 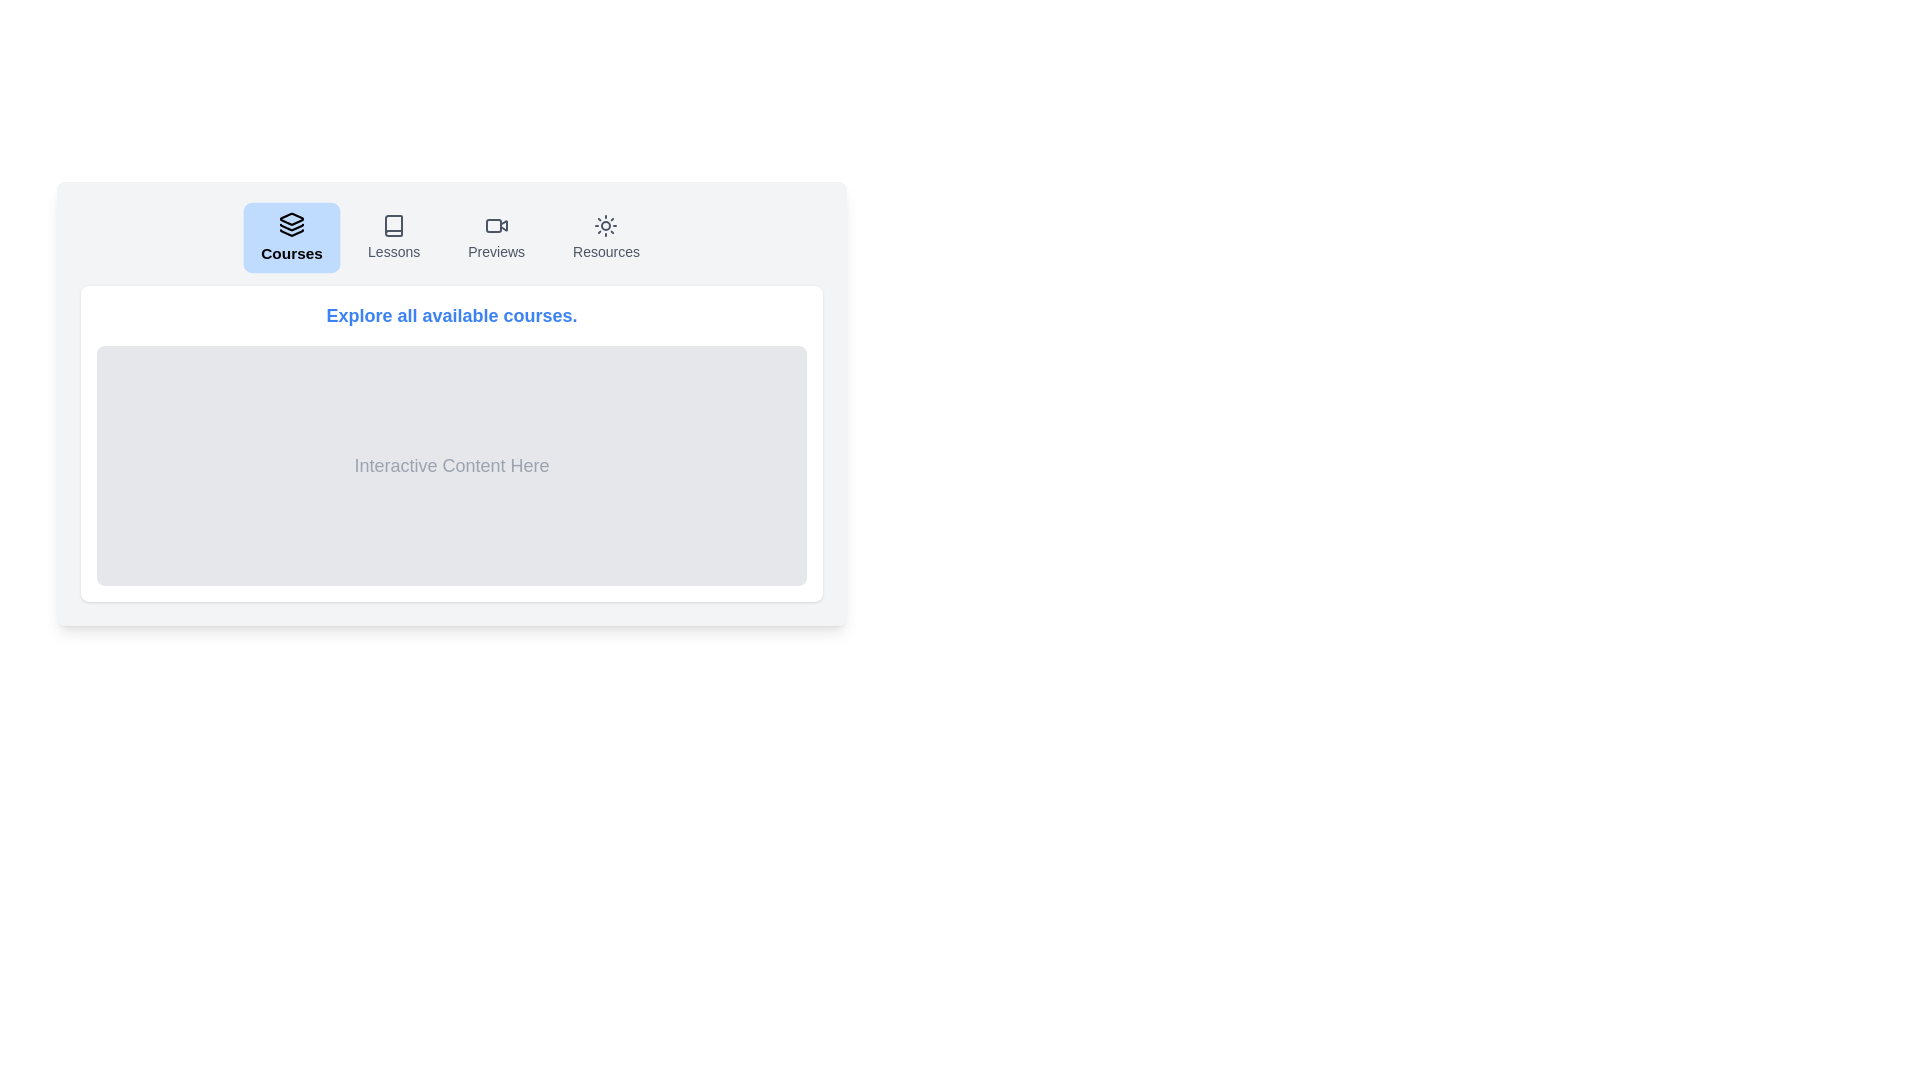 What do you see at coordinates (604, 237) in the screenshot?
I see `the Resources tab by clicking on its button` at bounding box center [604, 237].